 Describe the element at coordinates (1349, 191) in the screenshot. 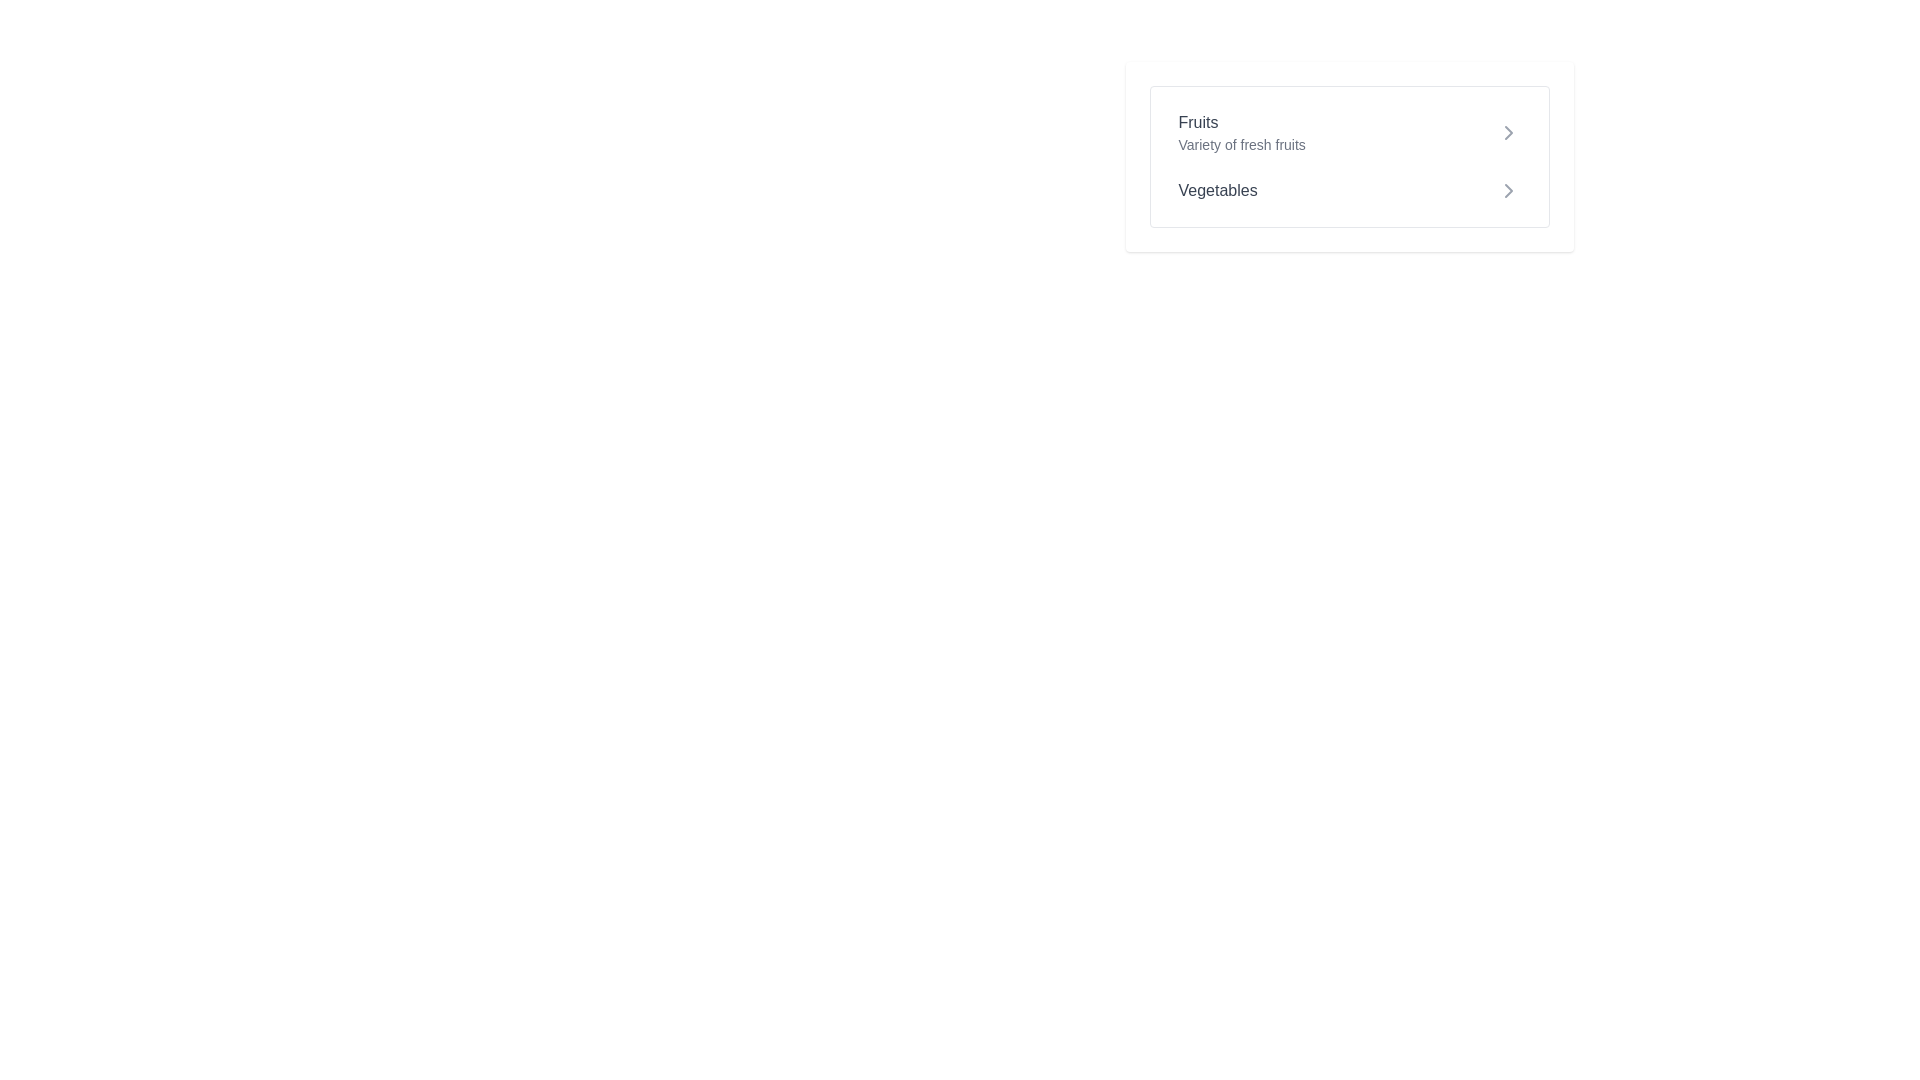

I see `the second list item labeled 'Vegetables'` at that location.